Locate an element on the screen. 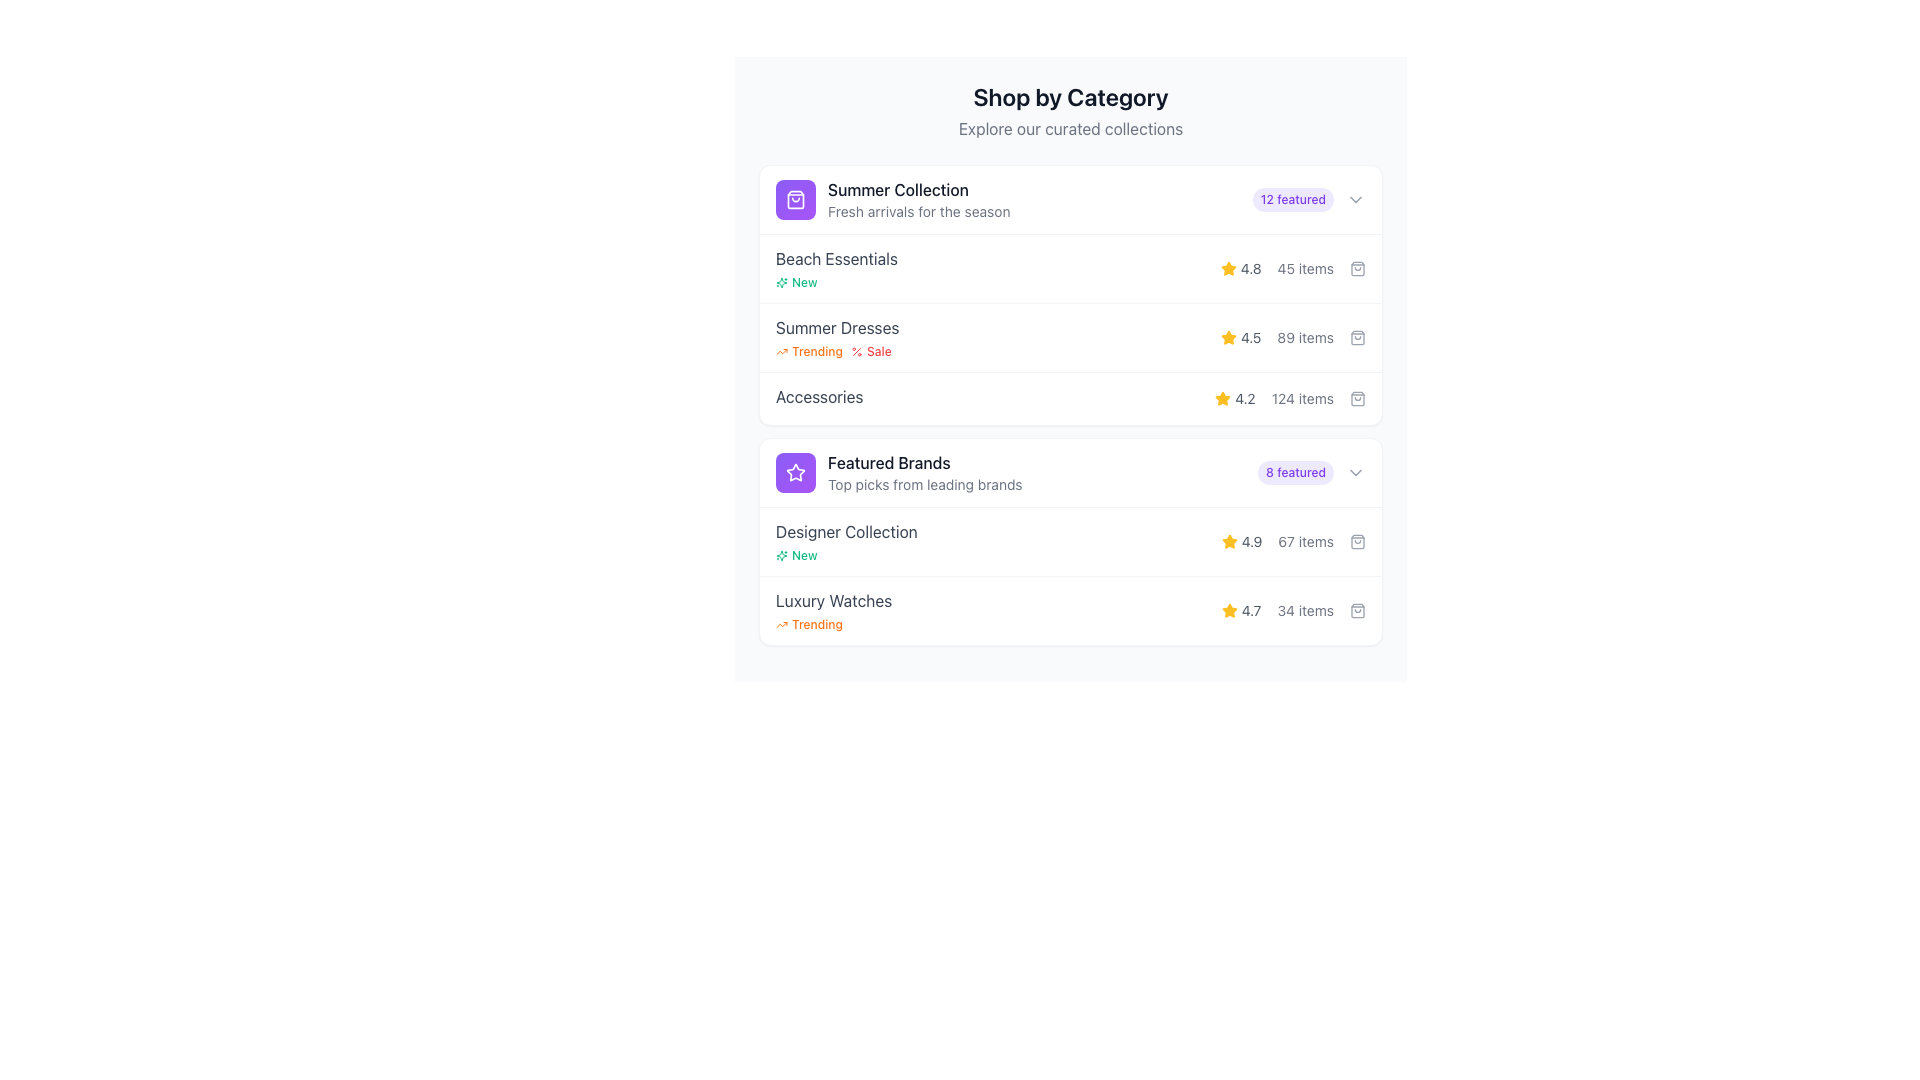 The height and width of the screenshot is (1080, 1920). the small bold text label styled as 'New' located in the 'Beach Essentials' category entry, positioned to the right of a sparkles icon is located at coordinates (804, 282).